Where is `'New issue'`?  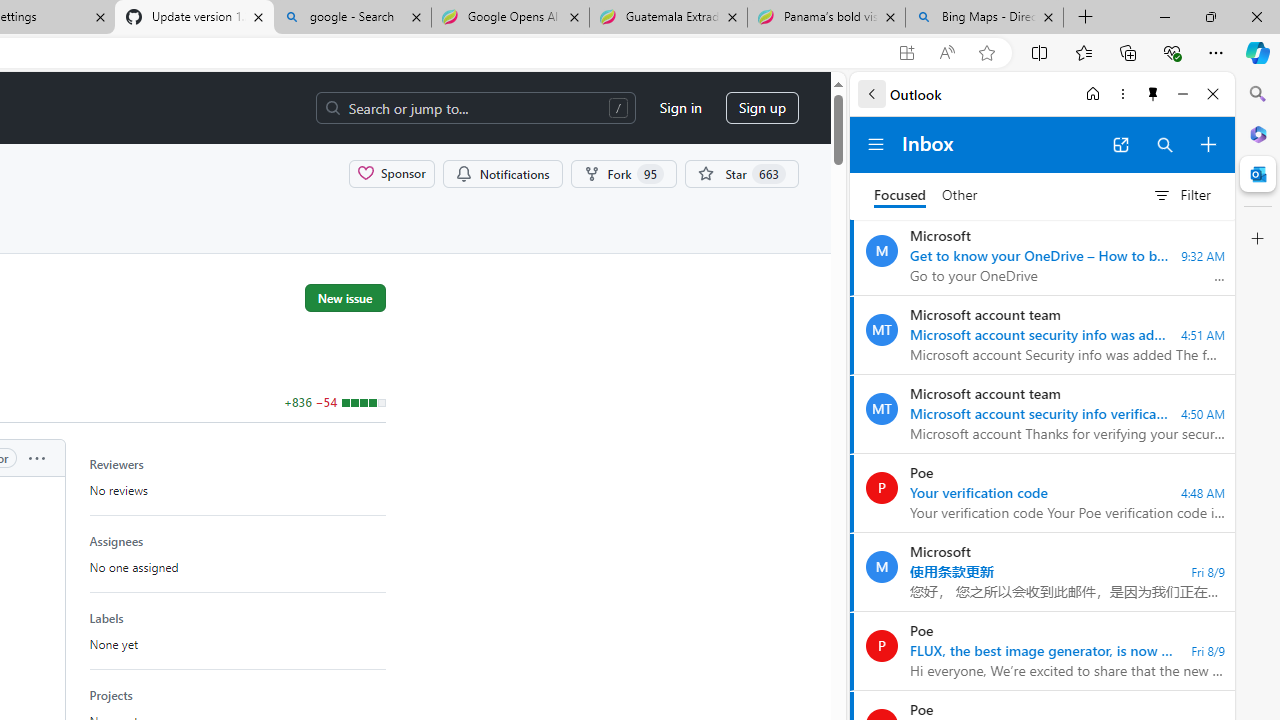
'New issue' is located at coordinates (345, 297).